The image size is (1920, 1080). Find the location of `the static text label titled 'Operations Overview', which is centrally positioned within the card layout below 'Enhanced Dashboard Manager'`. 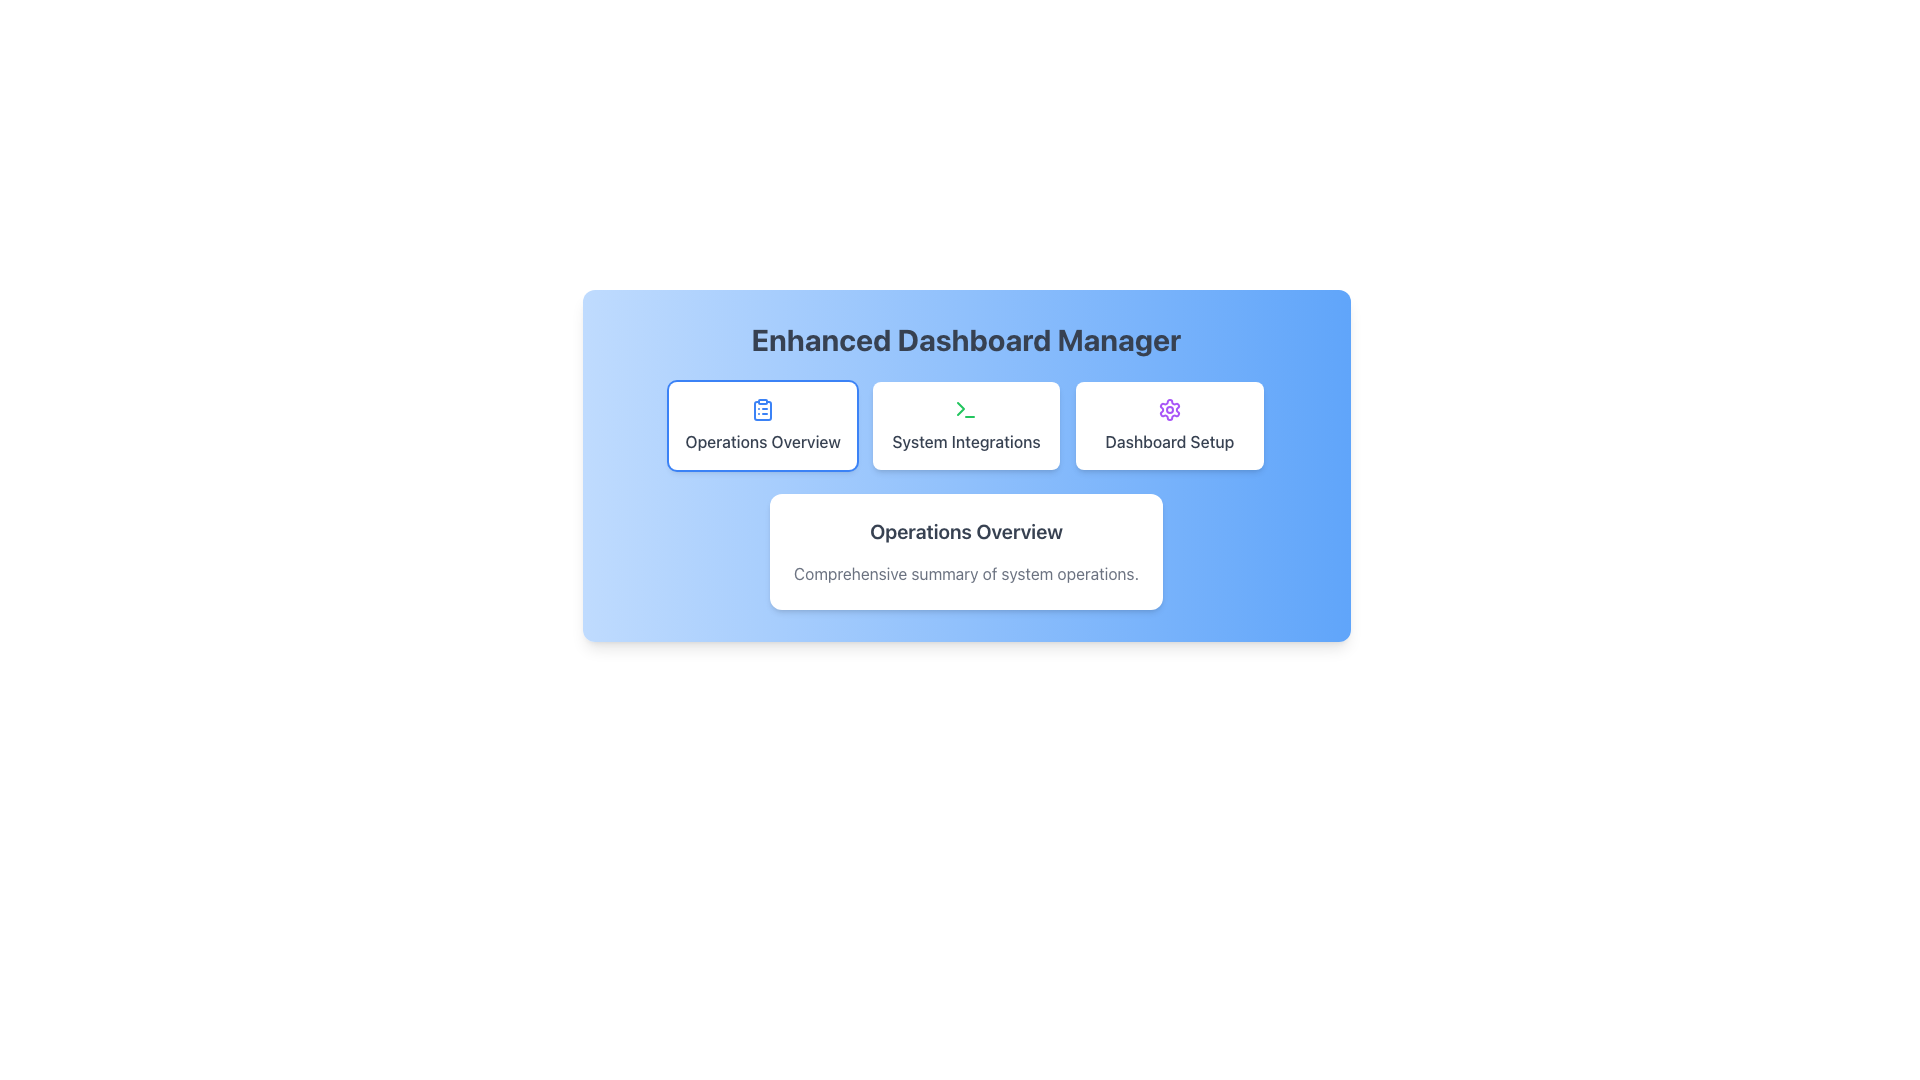

the static text label titled 'Operations Overview', which is centrally positioned within the card layout below 'Enhanced Dashboard Manager' is located at coordinates (966, 531).